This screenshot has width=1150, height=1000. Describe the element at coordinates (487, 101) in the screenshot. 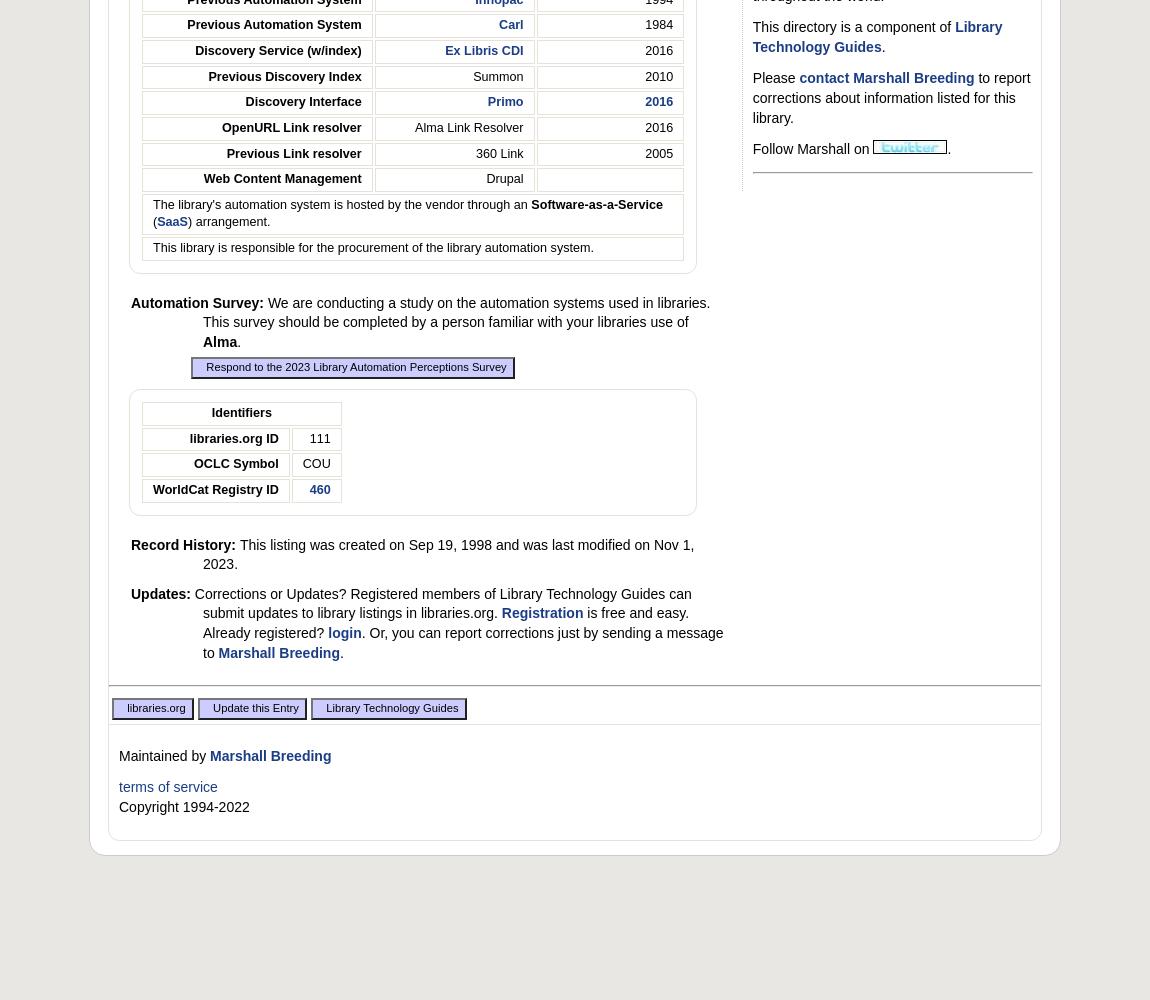

I see `'Primo'` at that location.